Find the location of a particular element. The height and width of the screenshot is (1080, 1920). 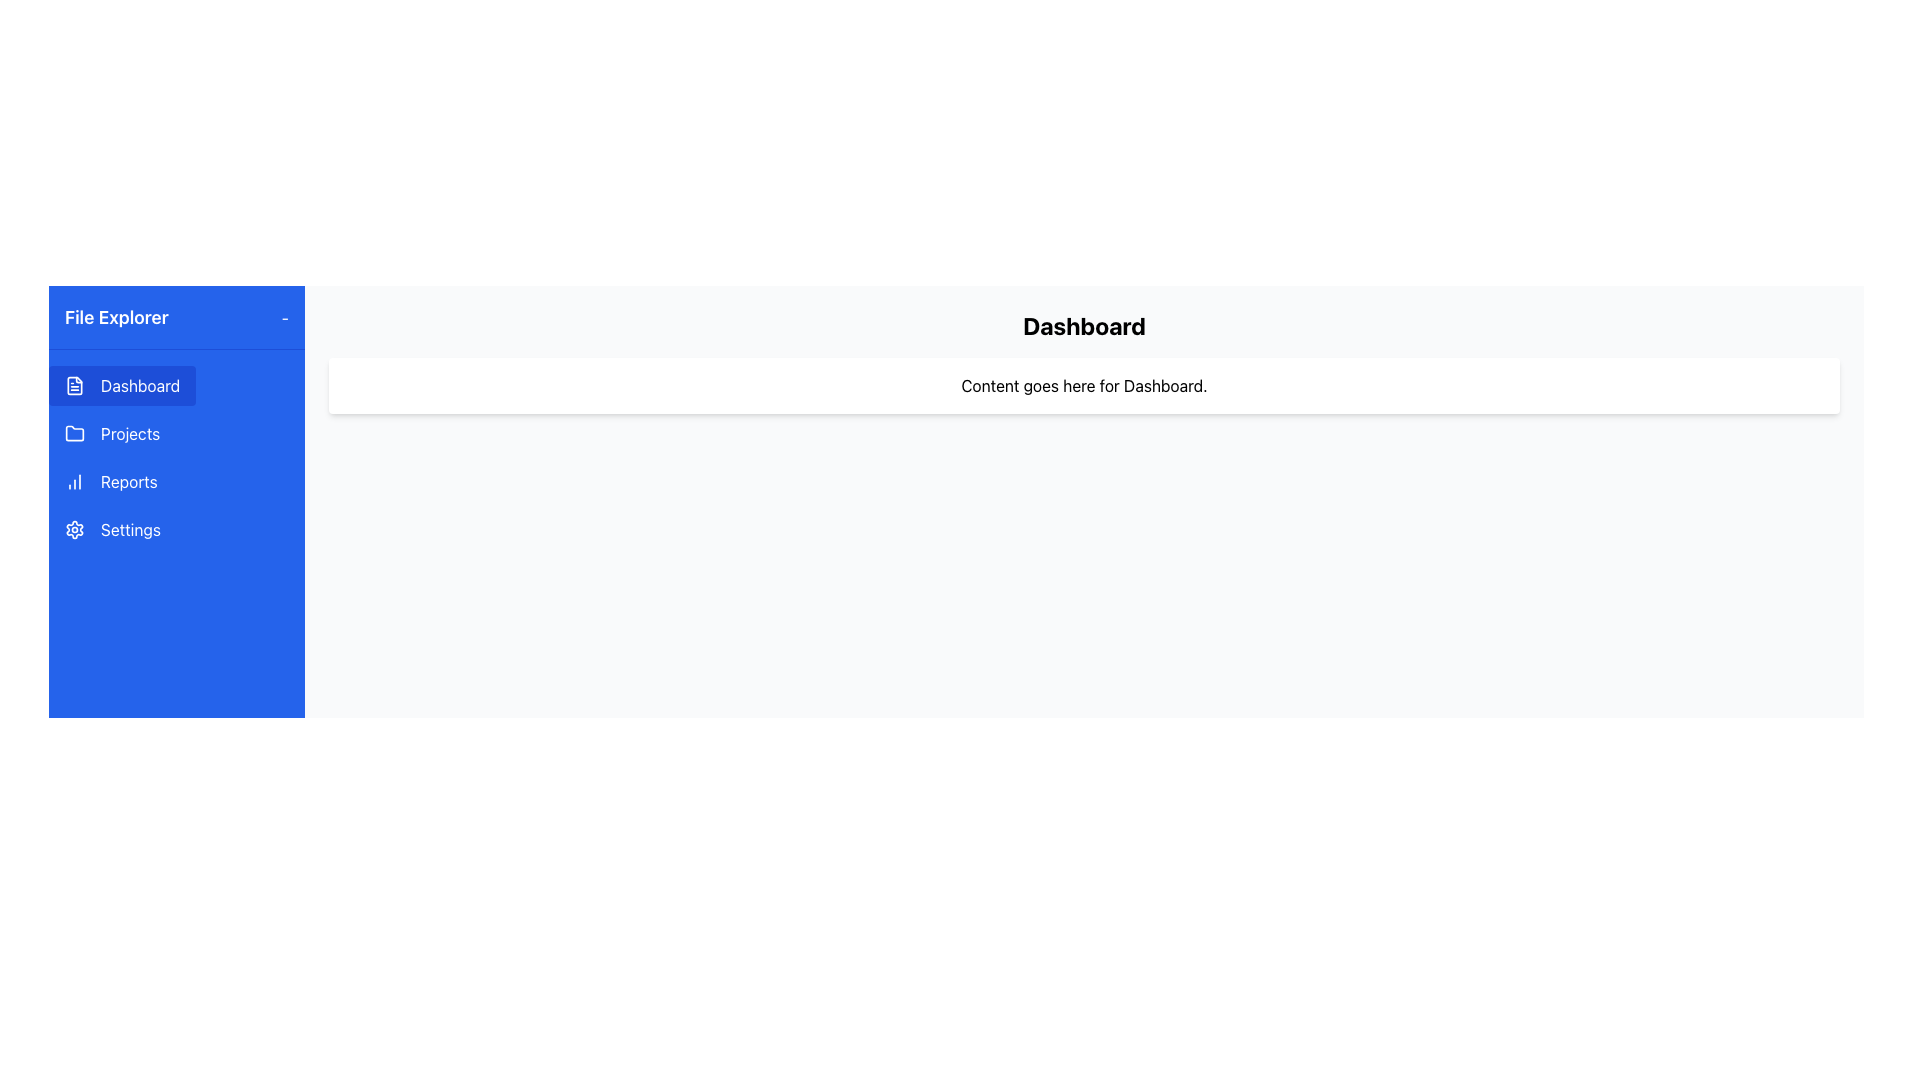

the 'Reports' menu item icon in the sidebar is located at coordinates (75, 482).